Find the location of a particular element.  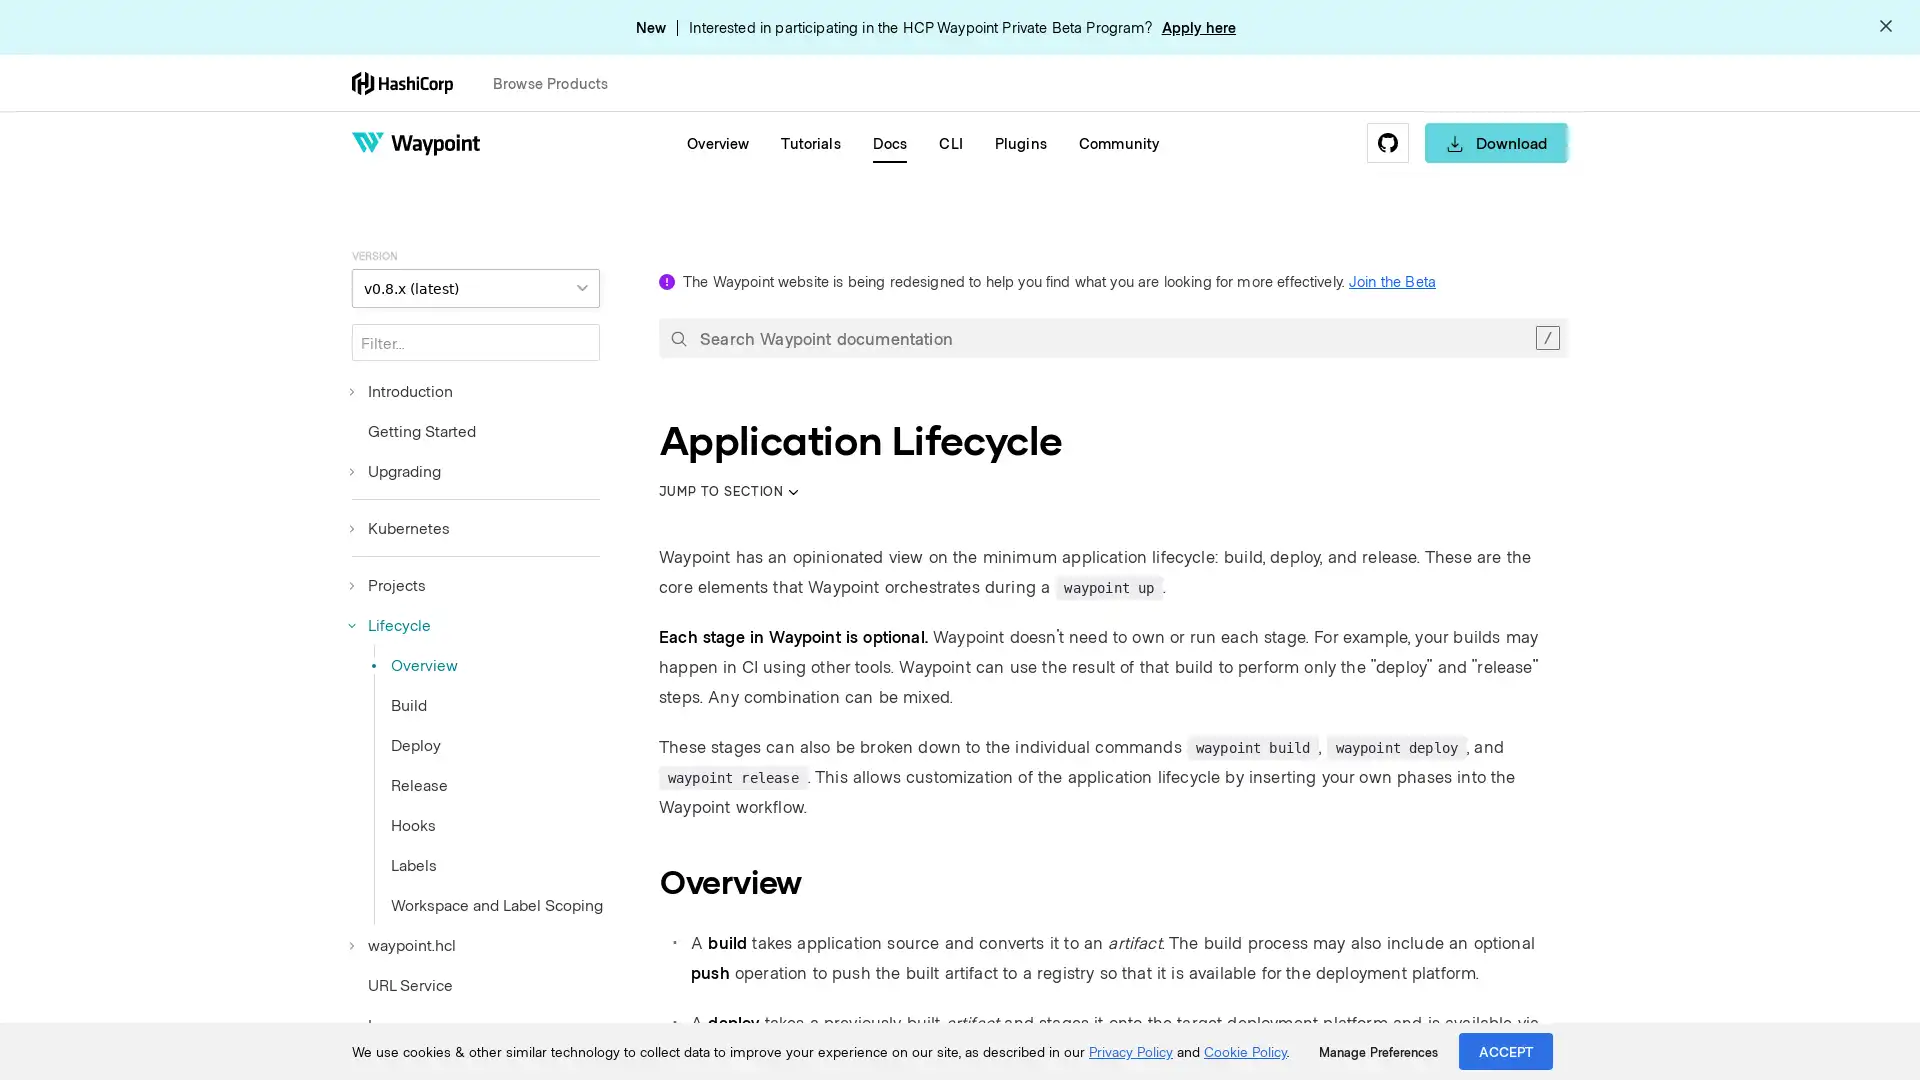

waypoint.hcl is located at coordinates (402, 945).